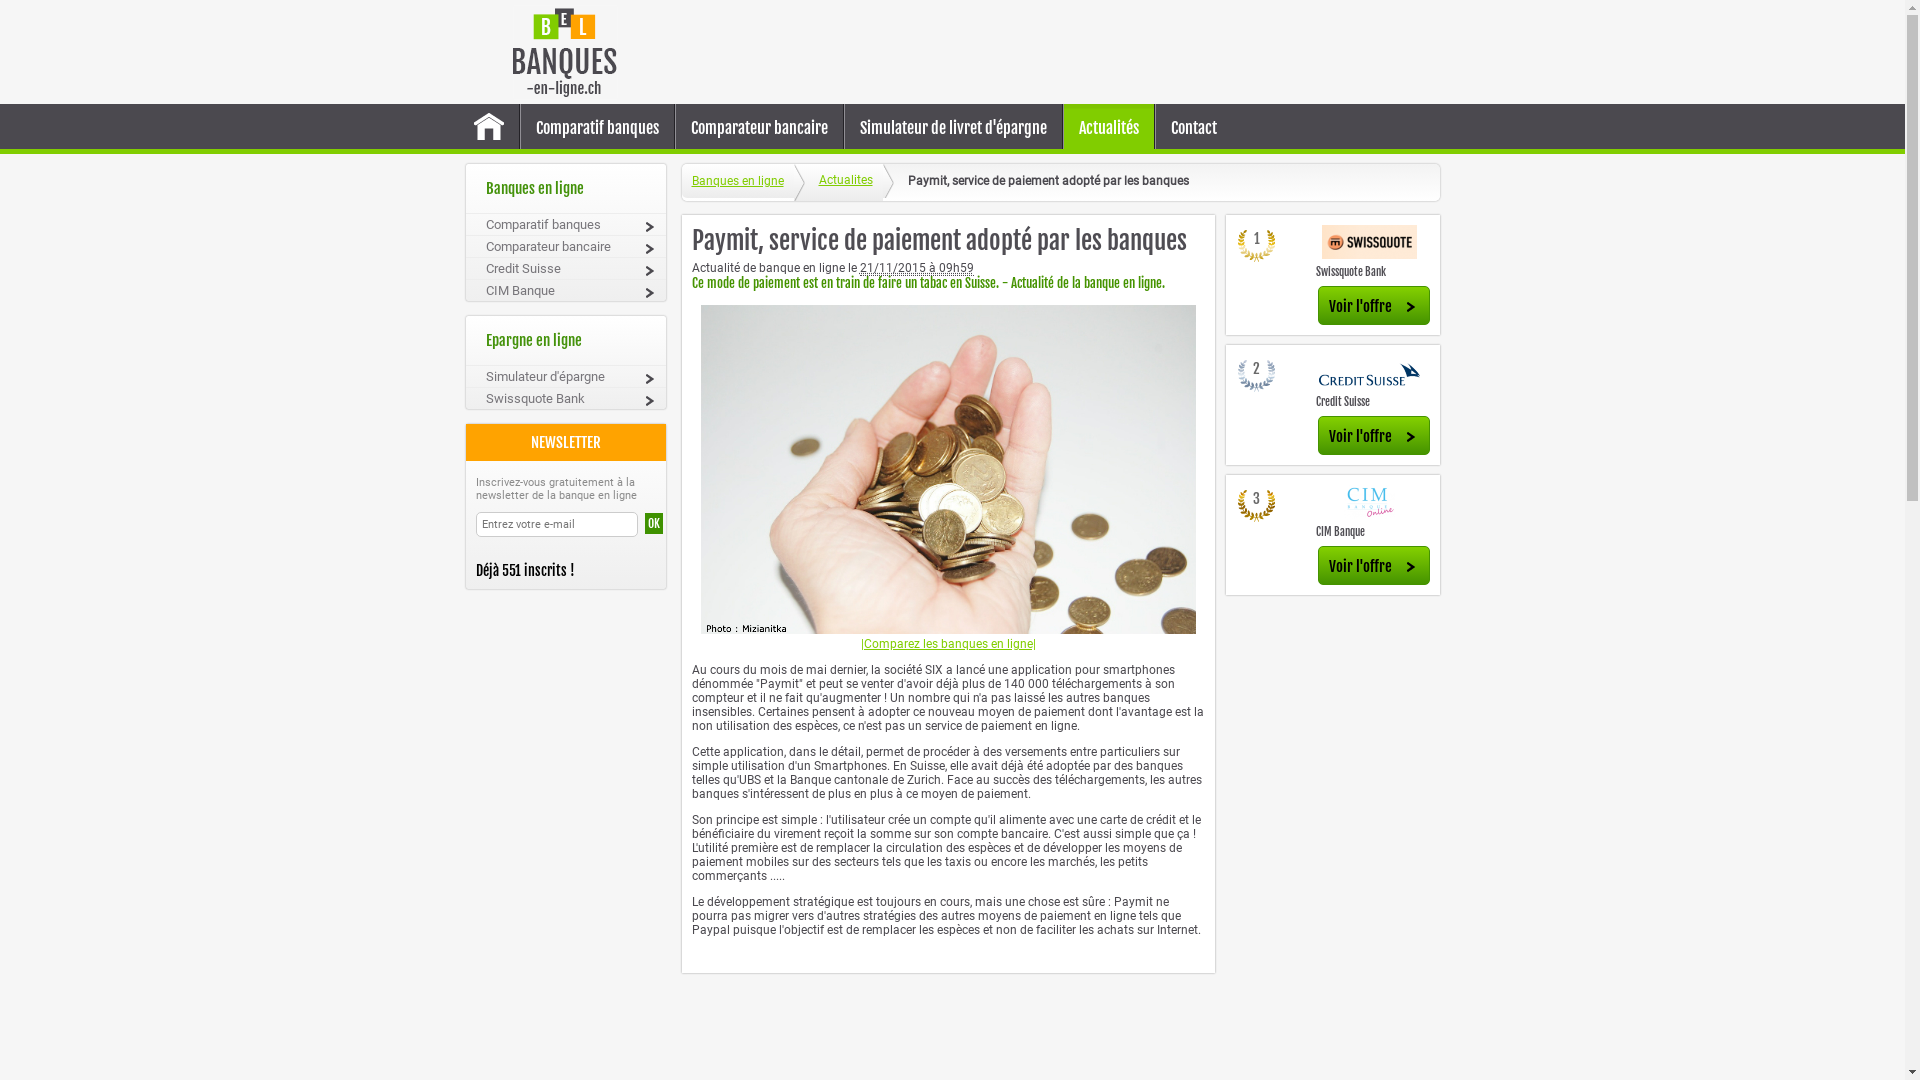  What do you see at coordinates (652, 522) in the screenshot?
I see `'OK'` at bounding box center [652, 522].